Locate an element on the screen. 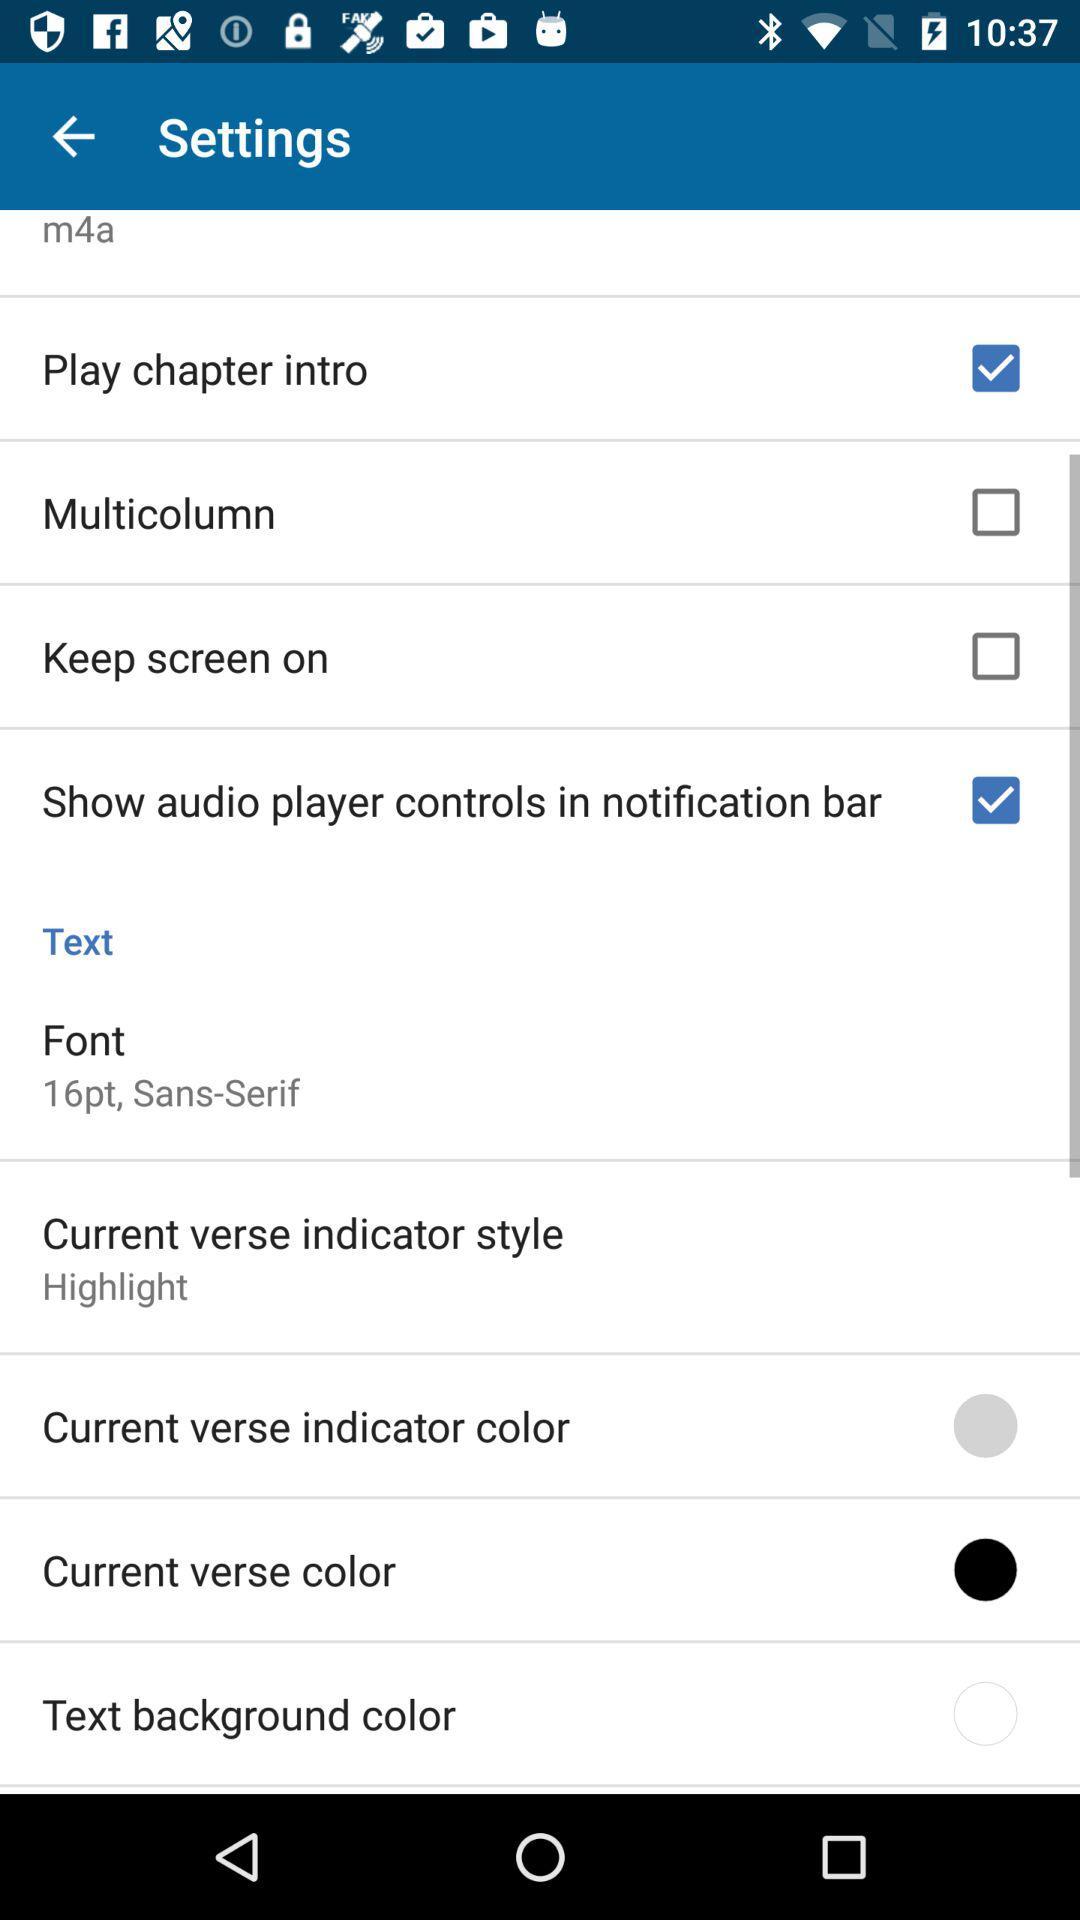  the font icon is located at coordinates (82, 1032).